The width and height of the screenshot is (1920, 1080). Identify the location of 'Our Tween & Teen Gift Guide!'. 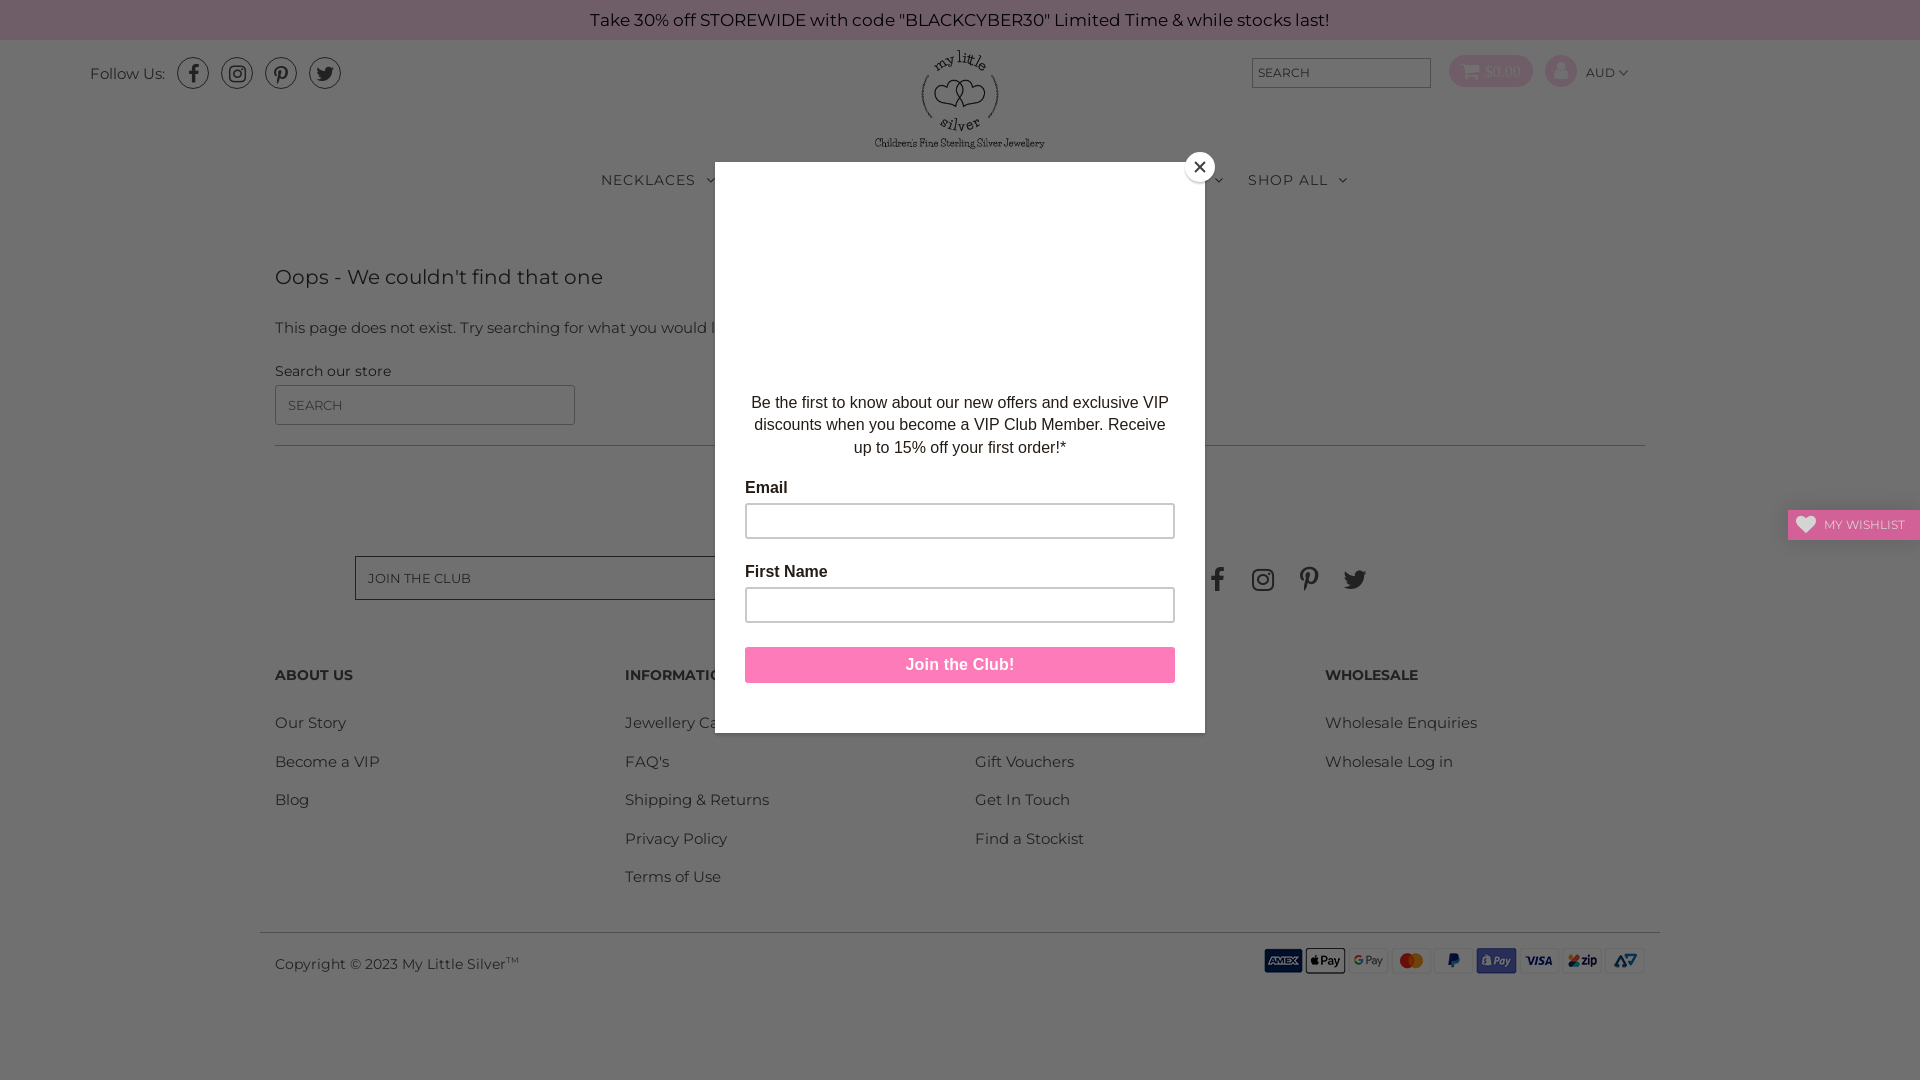
(1083, 722).